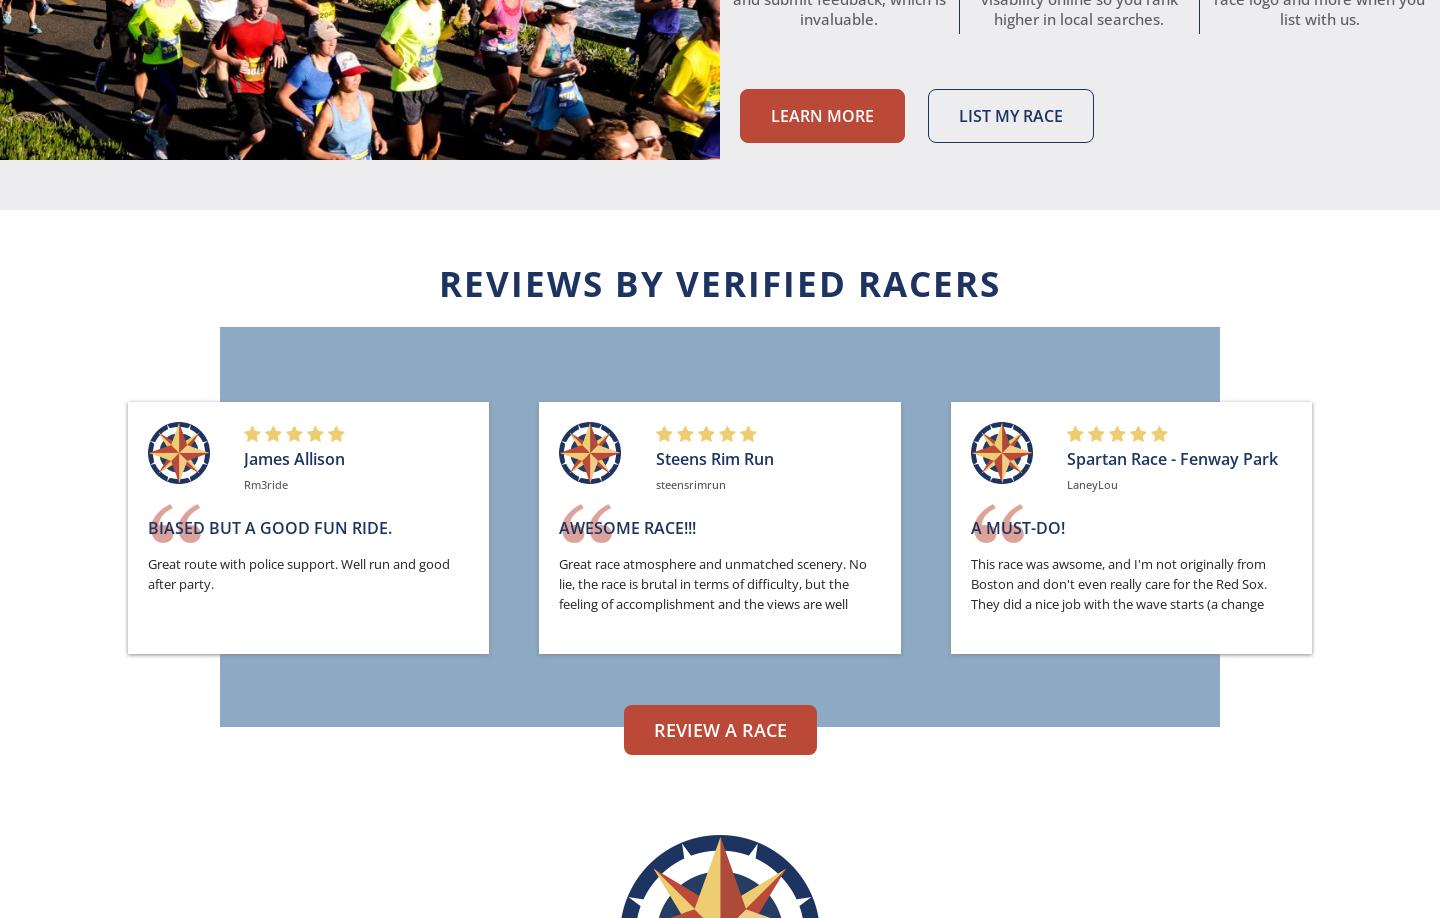  I want to click on 'Rm3ride', so click(264, 484).